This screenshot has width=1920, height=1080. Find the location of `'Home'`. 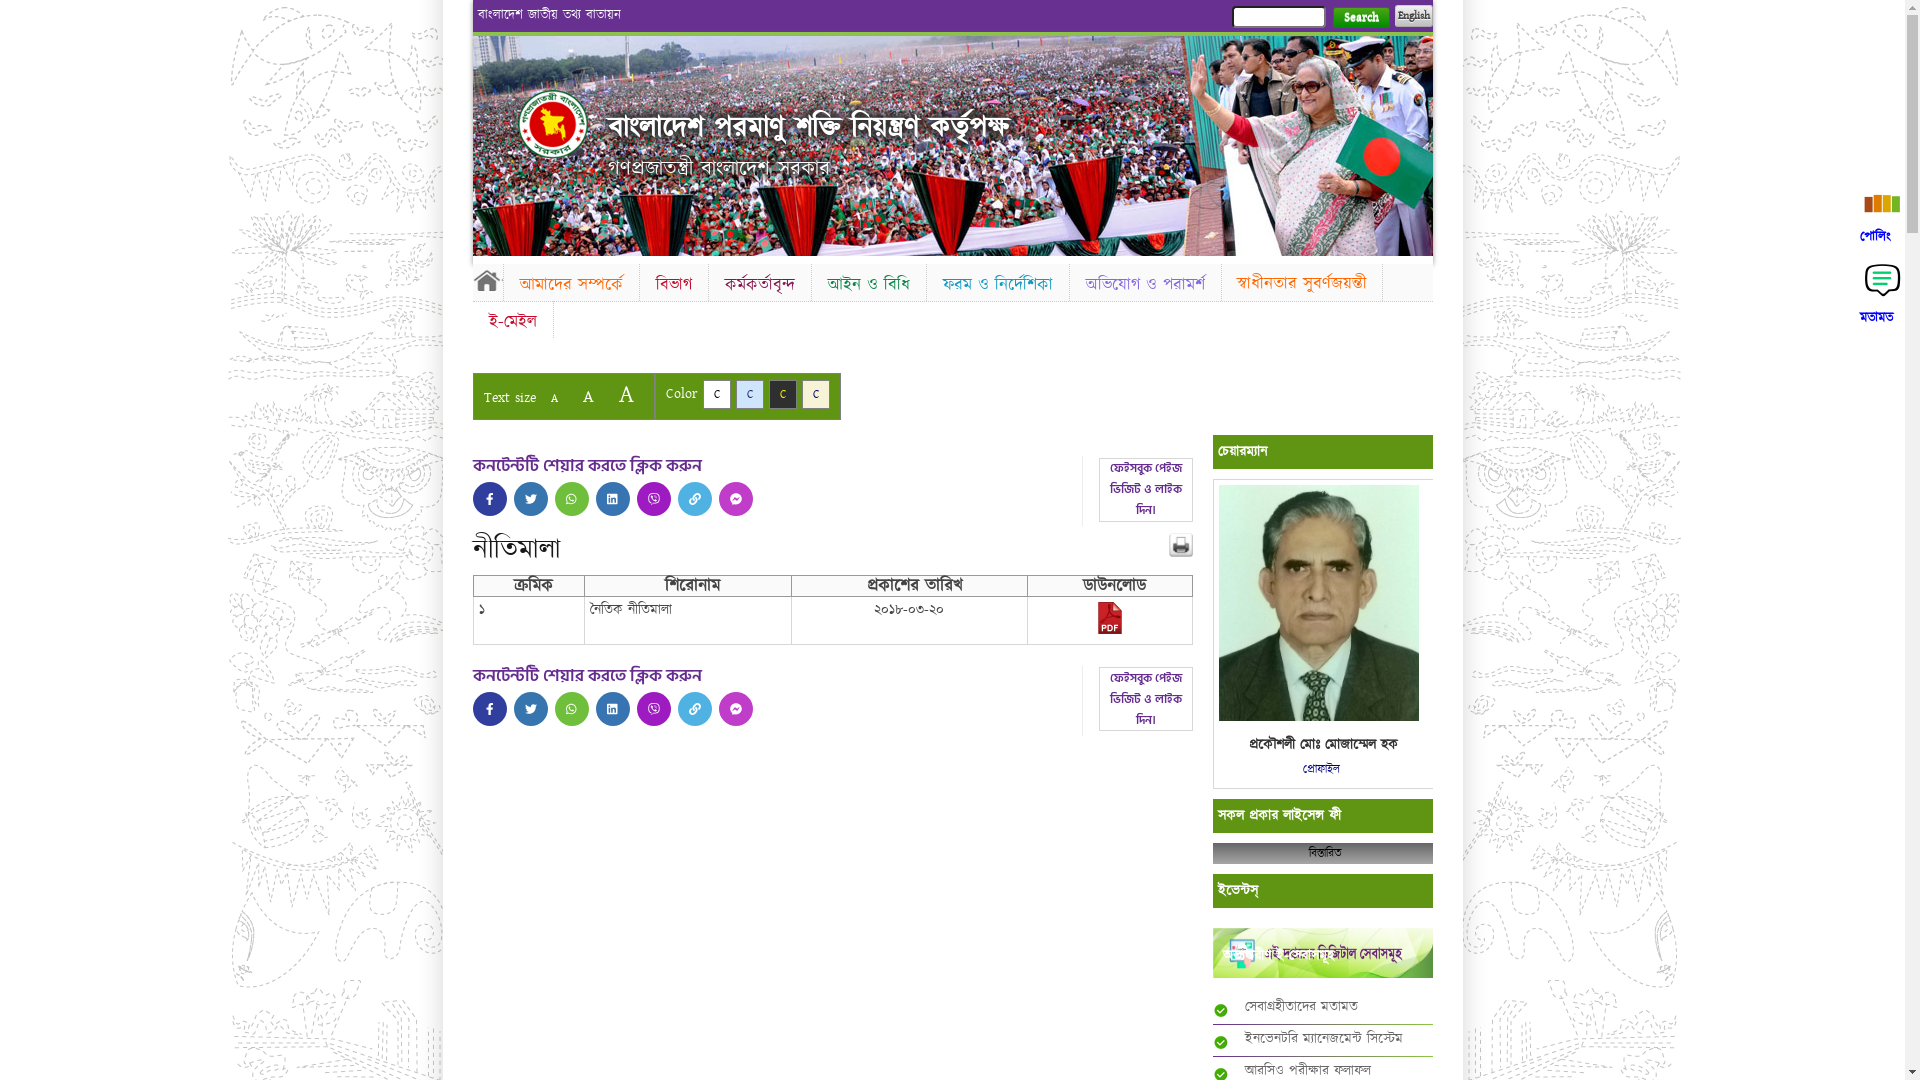

'Home' is located at coordinates (486, 280).